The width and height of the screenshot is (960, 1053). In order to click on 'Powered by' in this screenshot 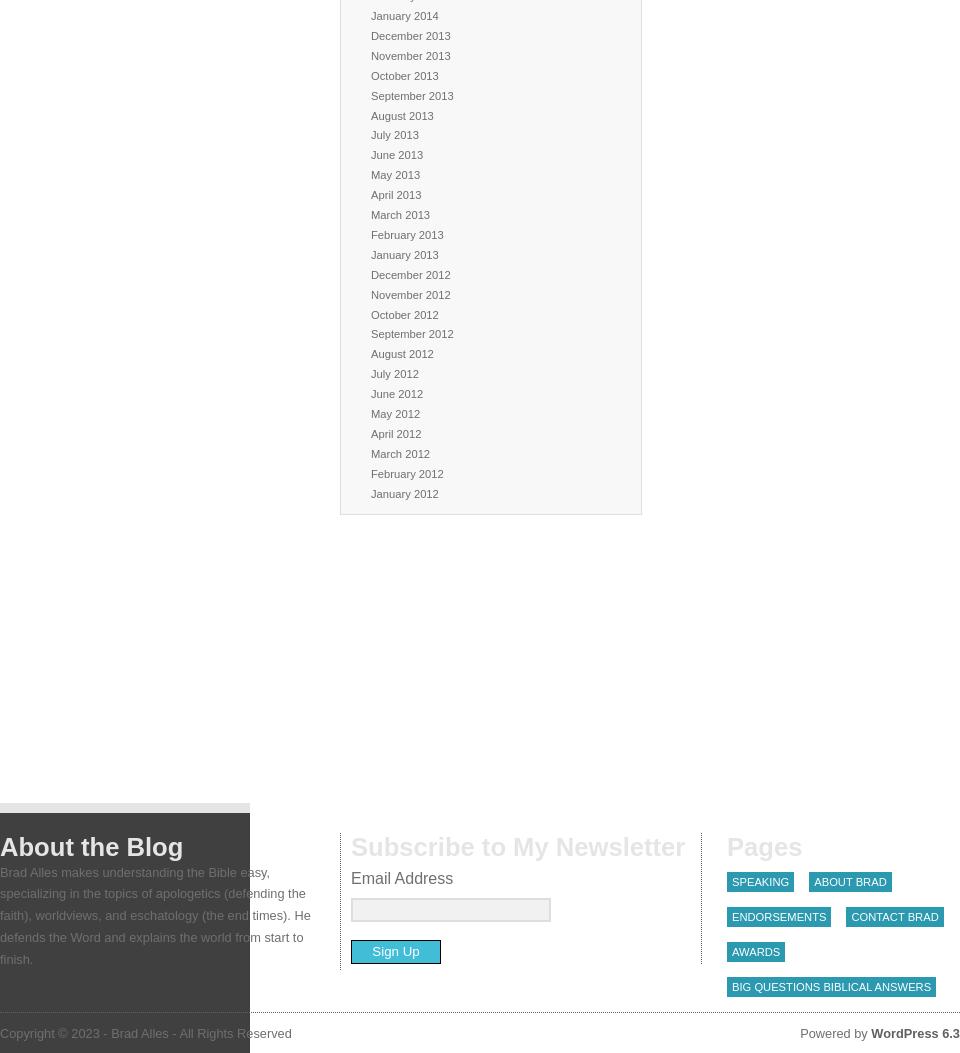, I will do `click(835, 1031)`.